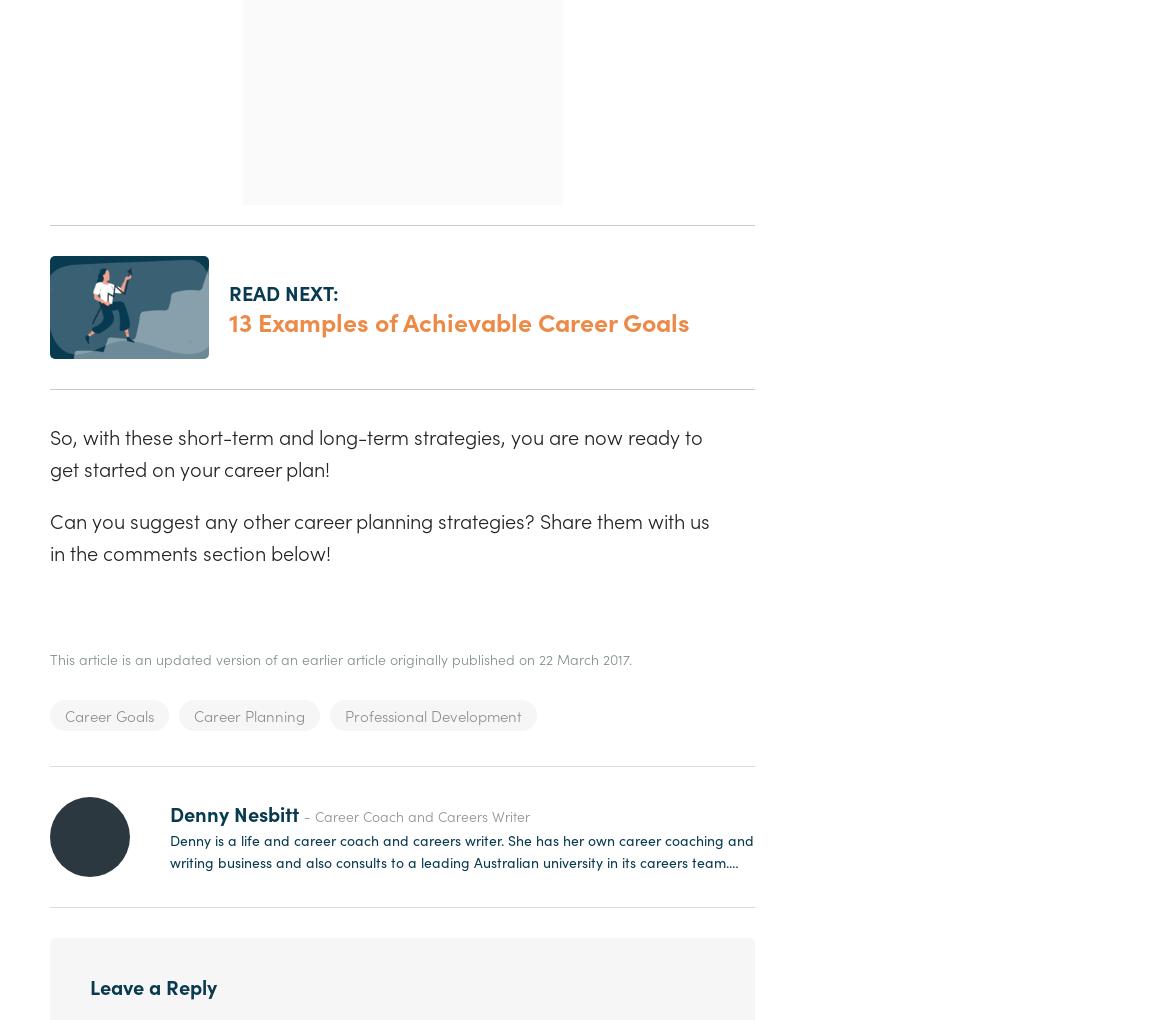 The width and height of the screenshot is (1150, 1020). What do you see at coordinates (108, 714) in the screenshot?
I see `'Career Goals'` at bounding box center [108, 714].